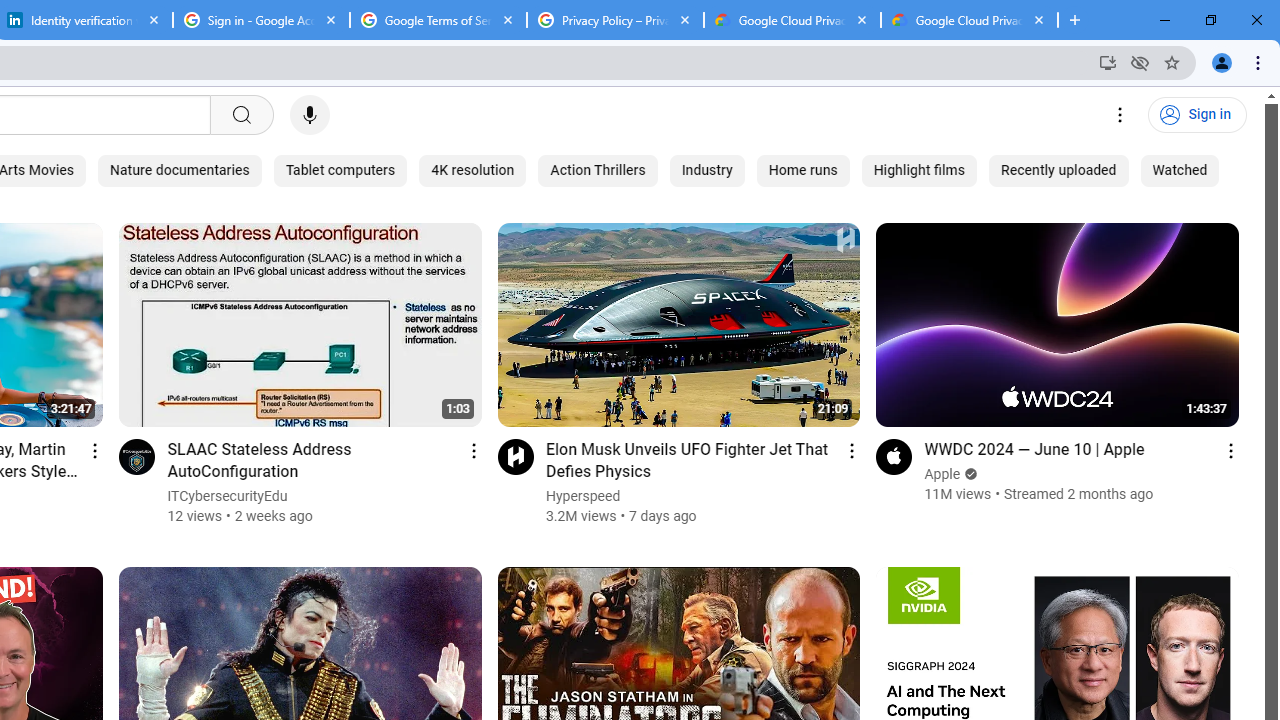 The height and width of the screenshot is (720, 1280). I want to click on 'Nature documentaries', so click(180, 170).